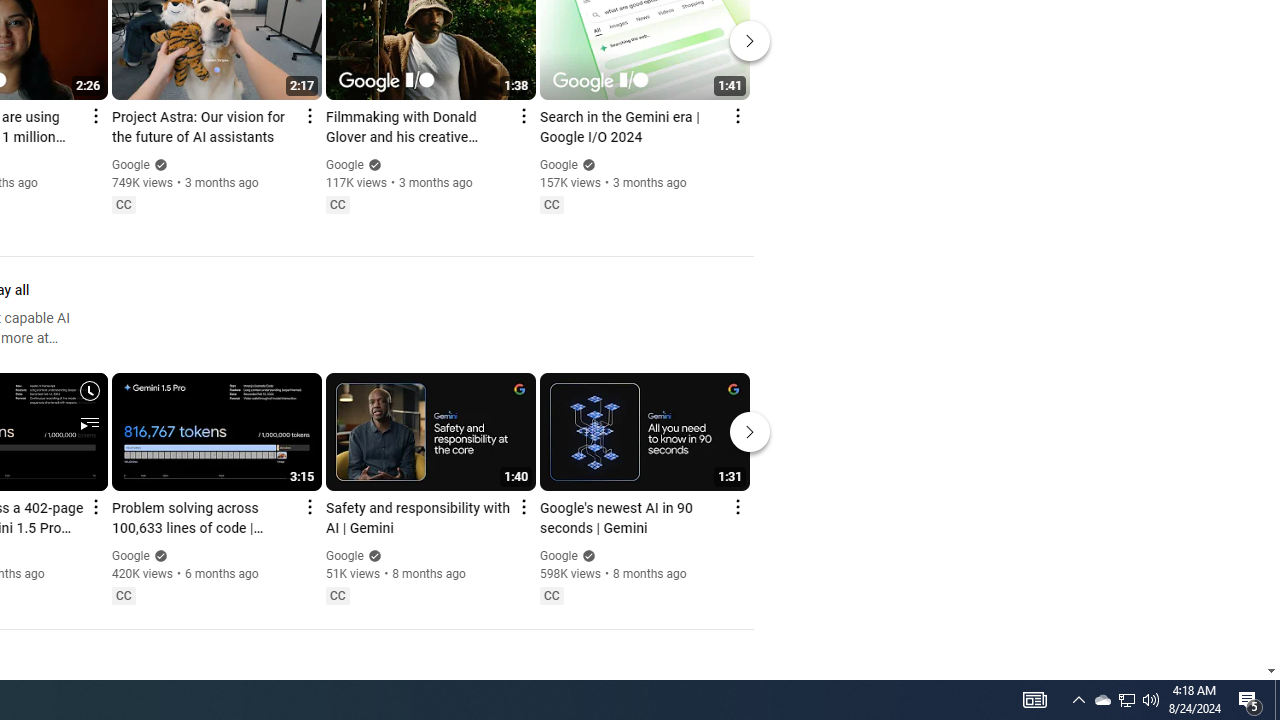 The height and width of the screenshot is (720, 1280). Describe the element at coordinates (736, 505) in the screenshot. I see `'Action menu'` at that location.